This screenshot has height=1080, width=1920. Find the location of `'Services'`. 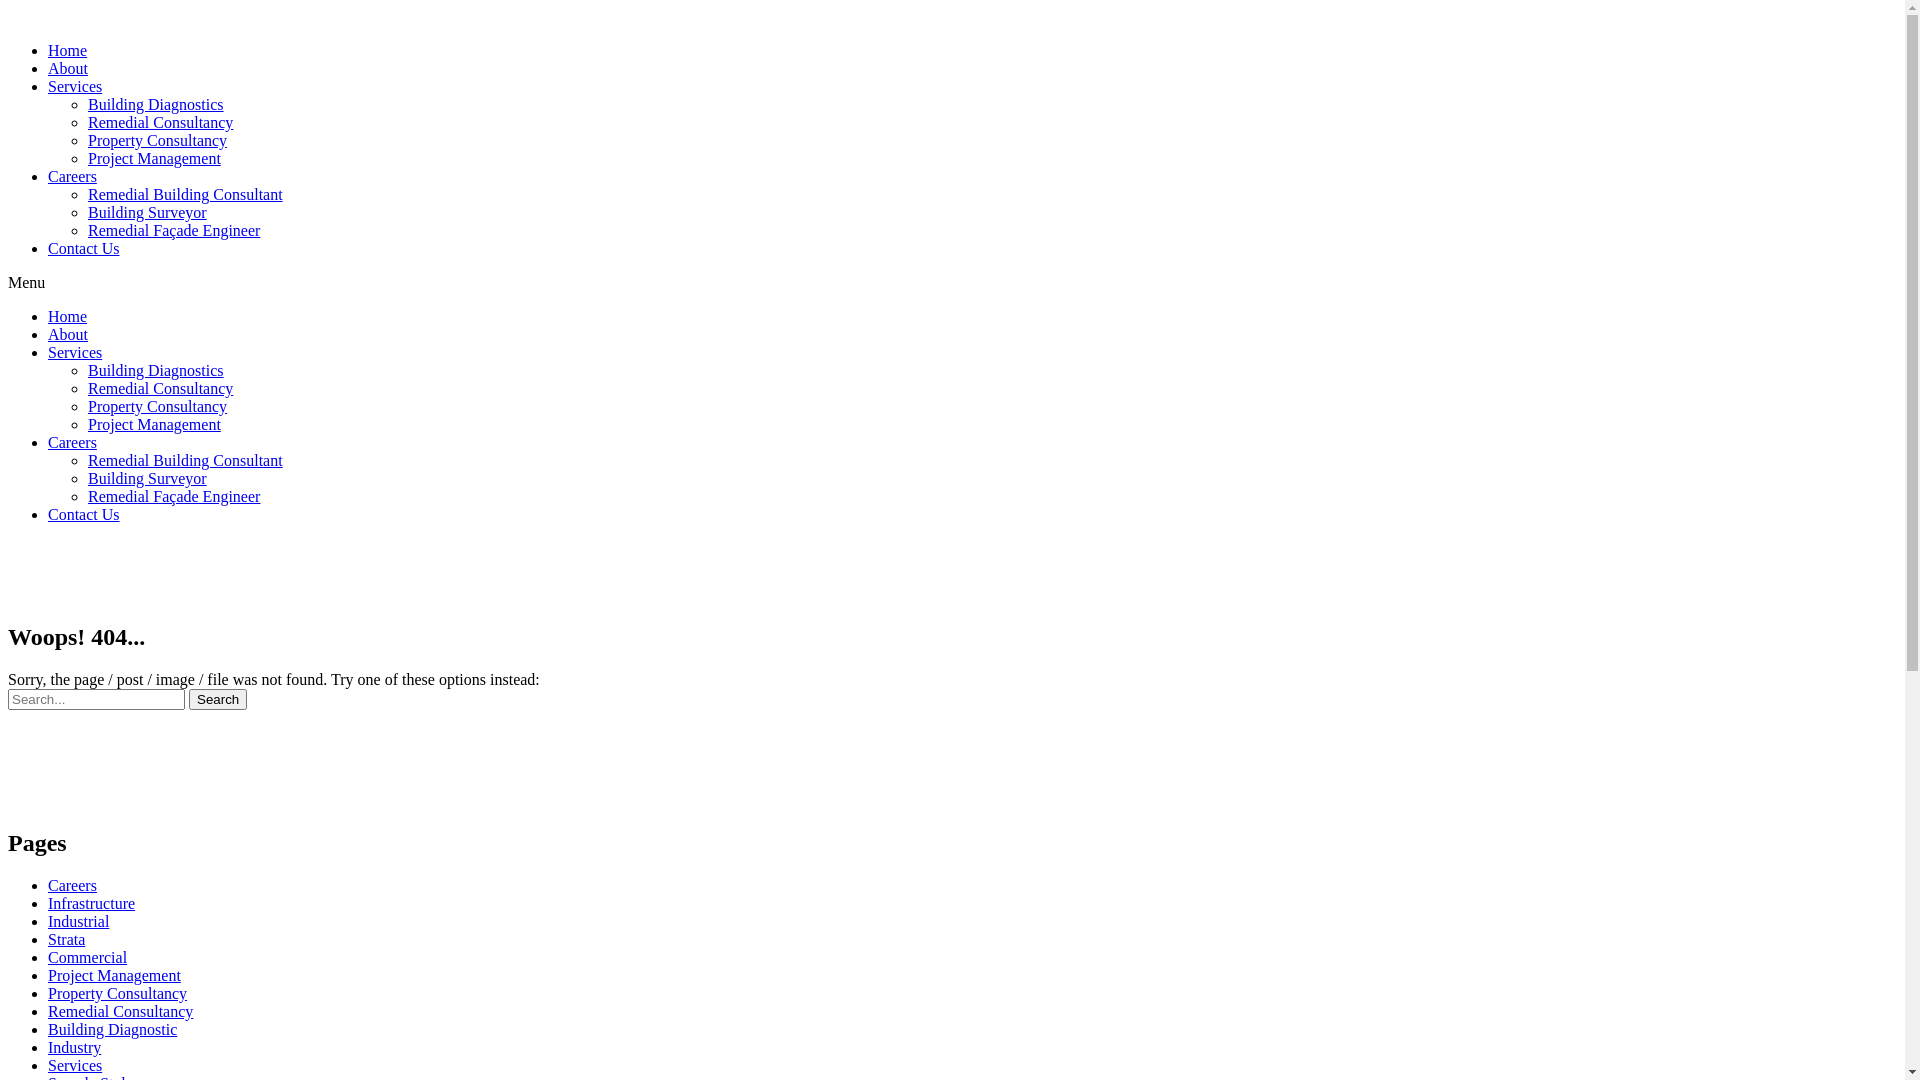

'Services' is located at coordinates (75, 85).